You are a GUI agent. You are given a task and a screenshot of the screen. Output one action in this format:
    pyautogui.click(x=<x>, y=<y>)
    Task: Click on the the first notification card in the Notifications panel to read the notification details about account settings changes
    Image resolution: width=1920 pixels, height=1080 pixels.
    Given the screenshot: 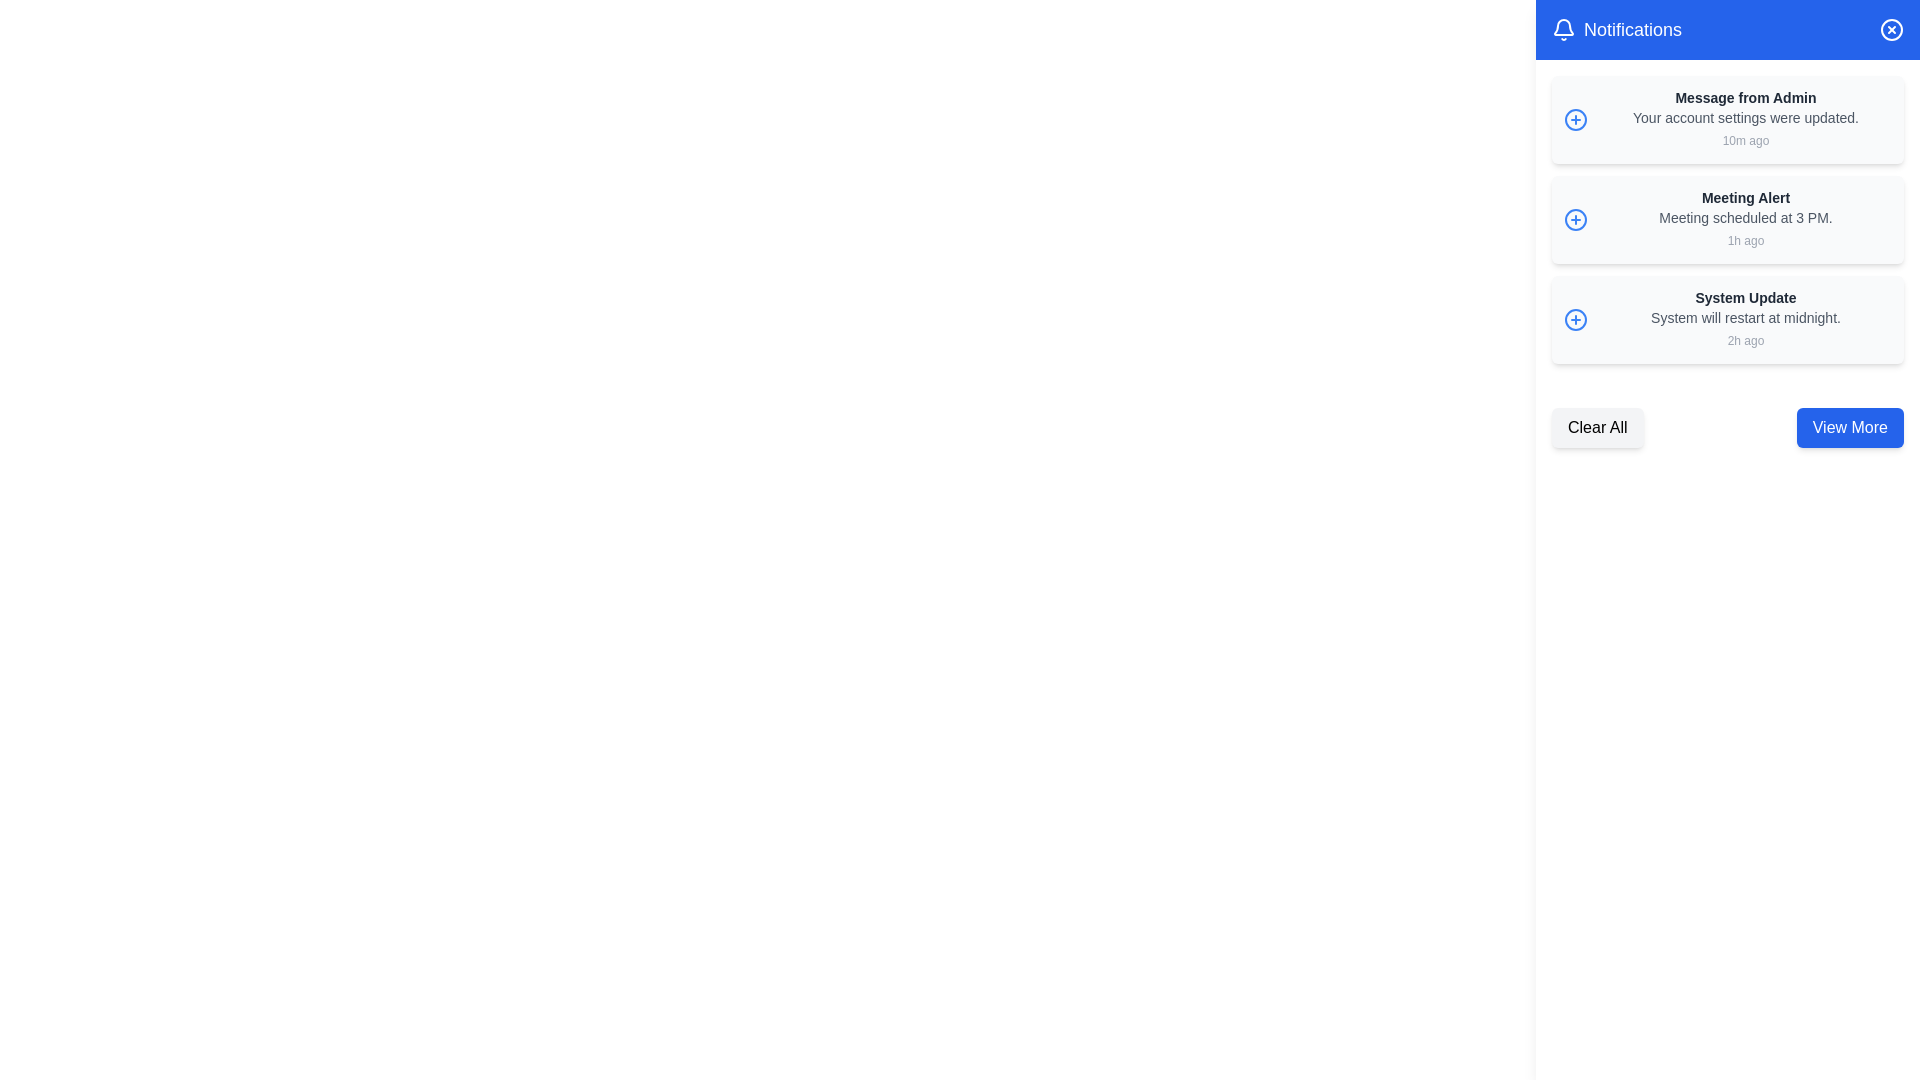 What is the action you would take?
    pyautogui.click(x=1727, y=119)
    